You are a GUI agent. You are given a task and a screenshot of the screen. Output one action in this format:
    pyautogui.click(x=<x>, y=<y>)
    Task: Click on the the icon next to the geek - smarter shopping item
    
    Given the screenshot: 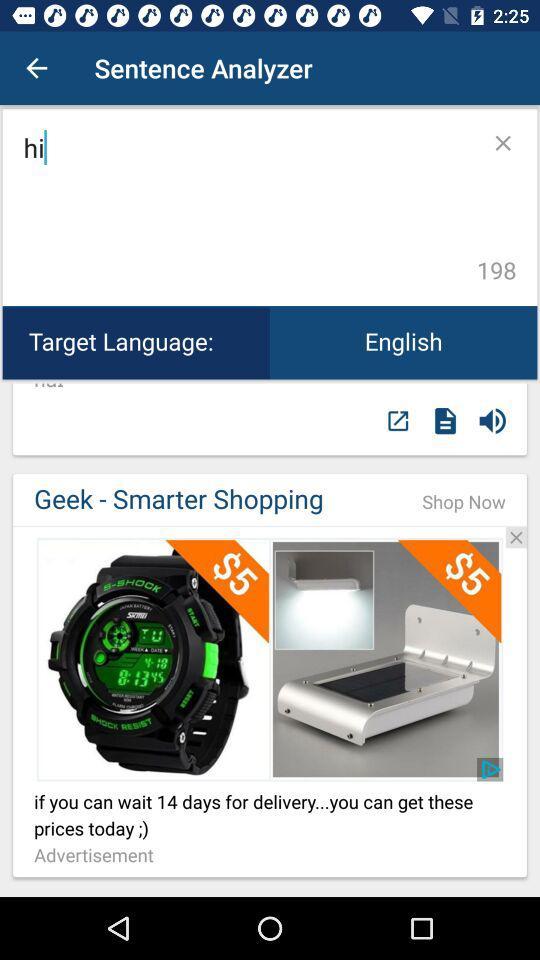 What is the action you would take?
    pyautogui.click(x=464, y=501)
    